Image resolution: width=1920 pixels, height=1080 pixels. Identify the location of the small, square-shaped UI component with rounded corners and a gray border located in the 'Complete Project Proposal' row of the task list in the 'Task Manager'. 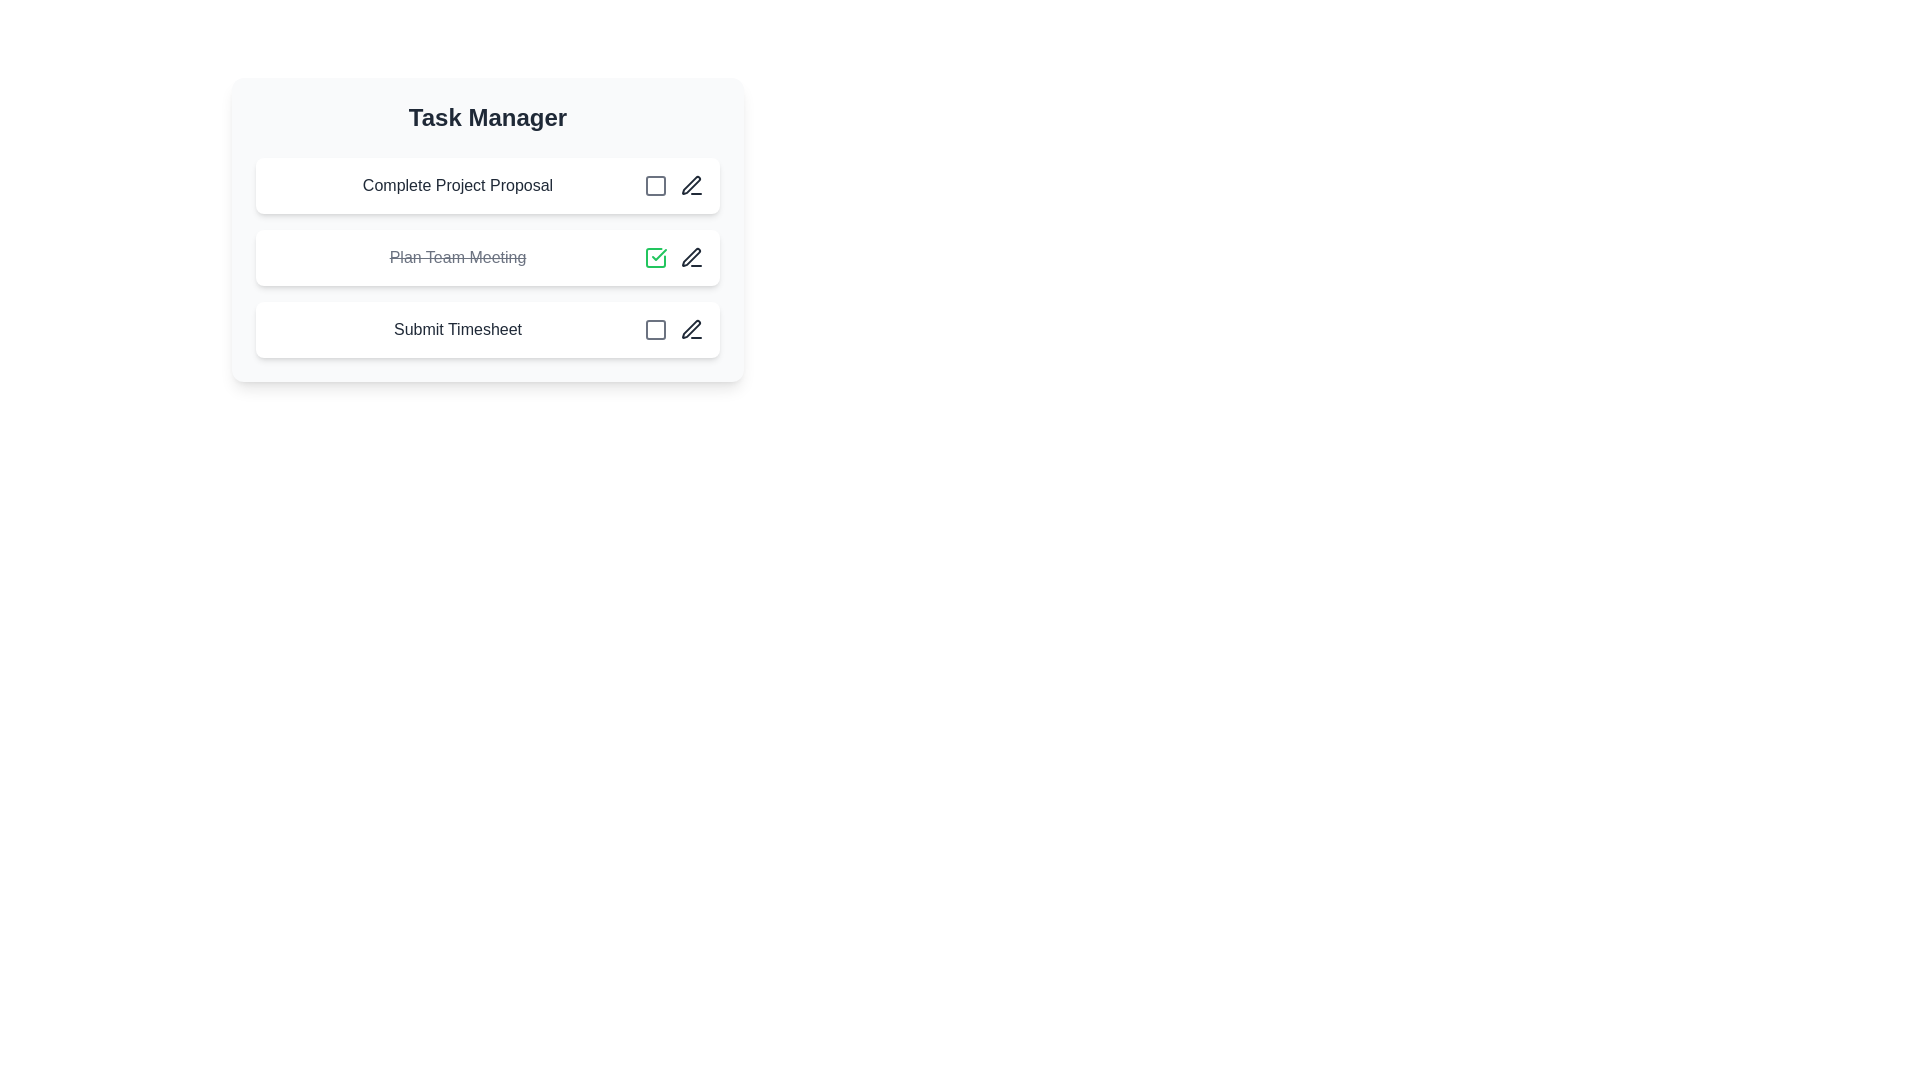
(656, 185).